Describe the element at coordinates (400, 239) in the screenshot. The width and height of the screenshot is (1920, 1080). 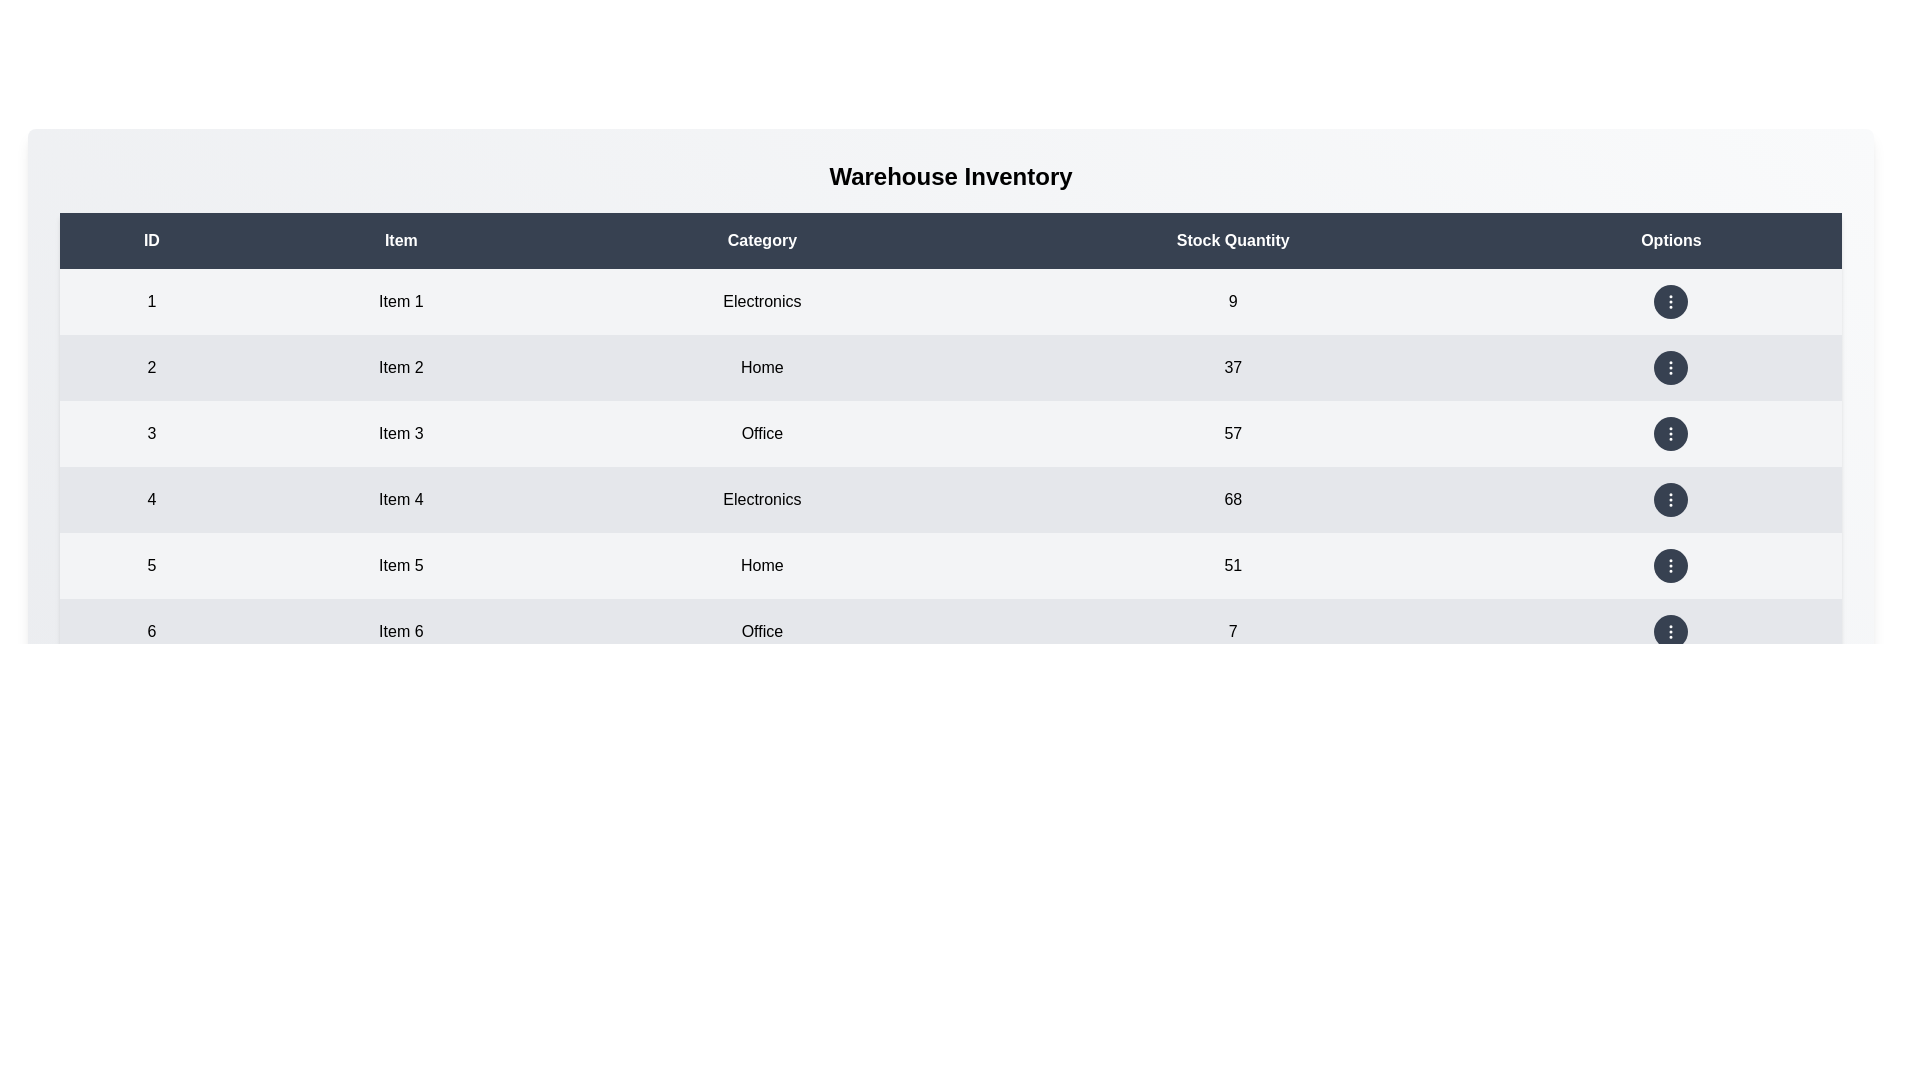
I see `the column header to sort by Item` at that location.